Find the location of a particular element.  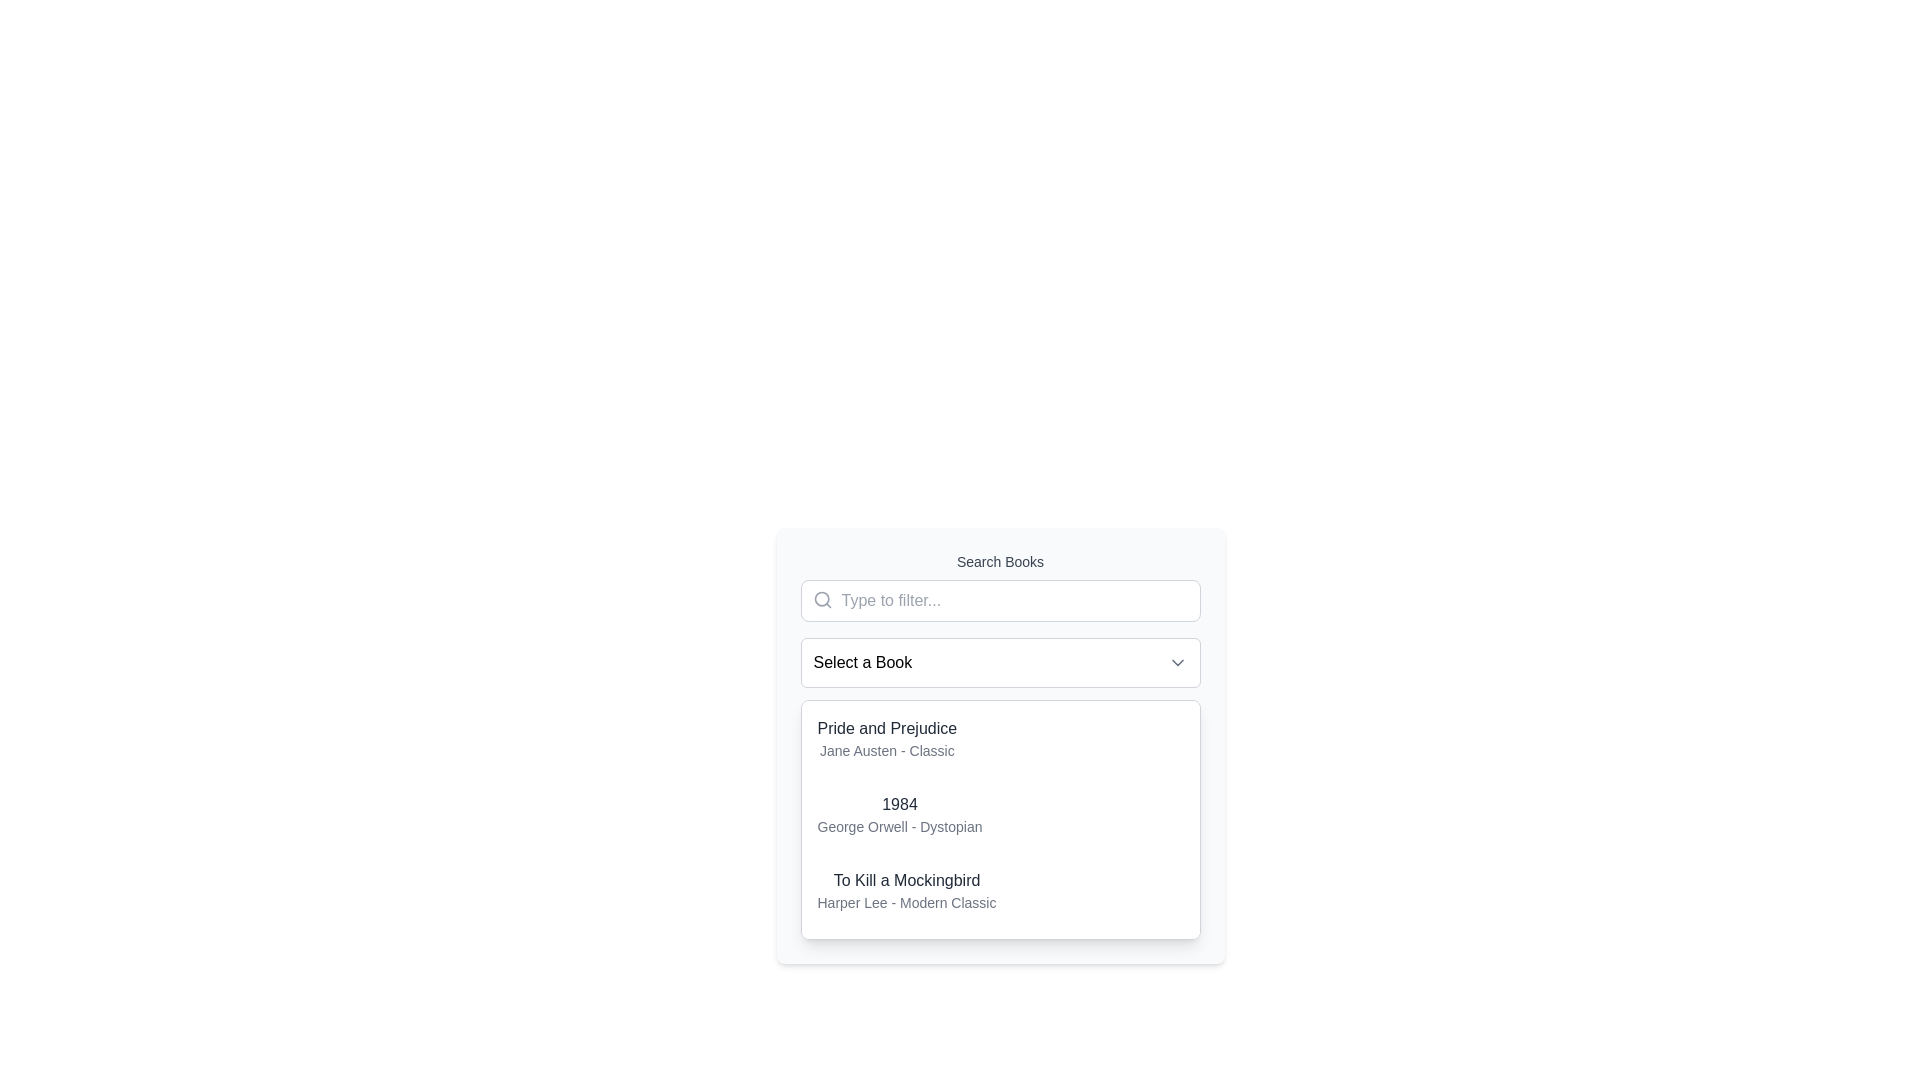

the text element displaying 'George Orwell - Dystopian', which is located directly below the title '1984' in the dropdown list is located at coordinates (898, 826).